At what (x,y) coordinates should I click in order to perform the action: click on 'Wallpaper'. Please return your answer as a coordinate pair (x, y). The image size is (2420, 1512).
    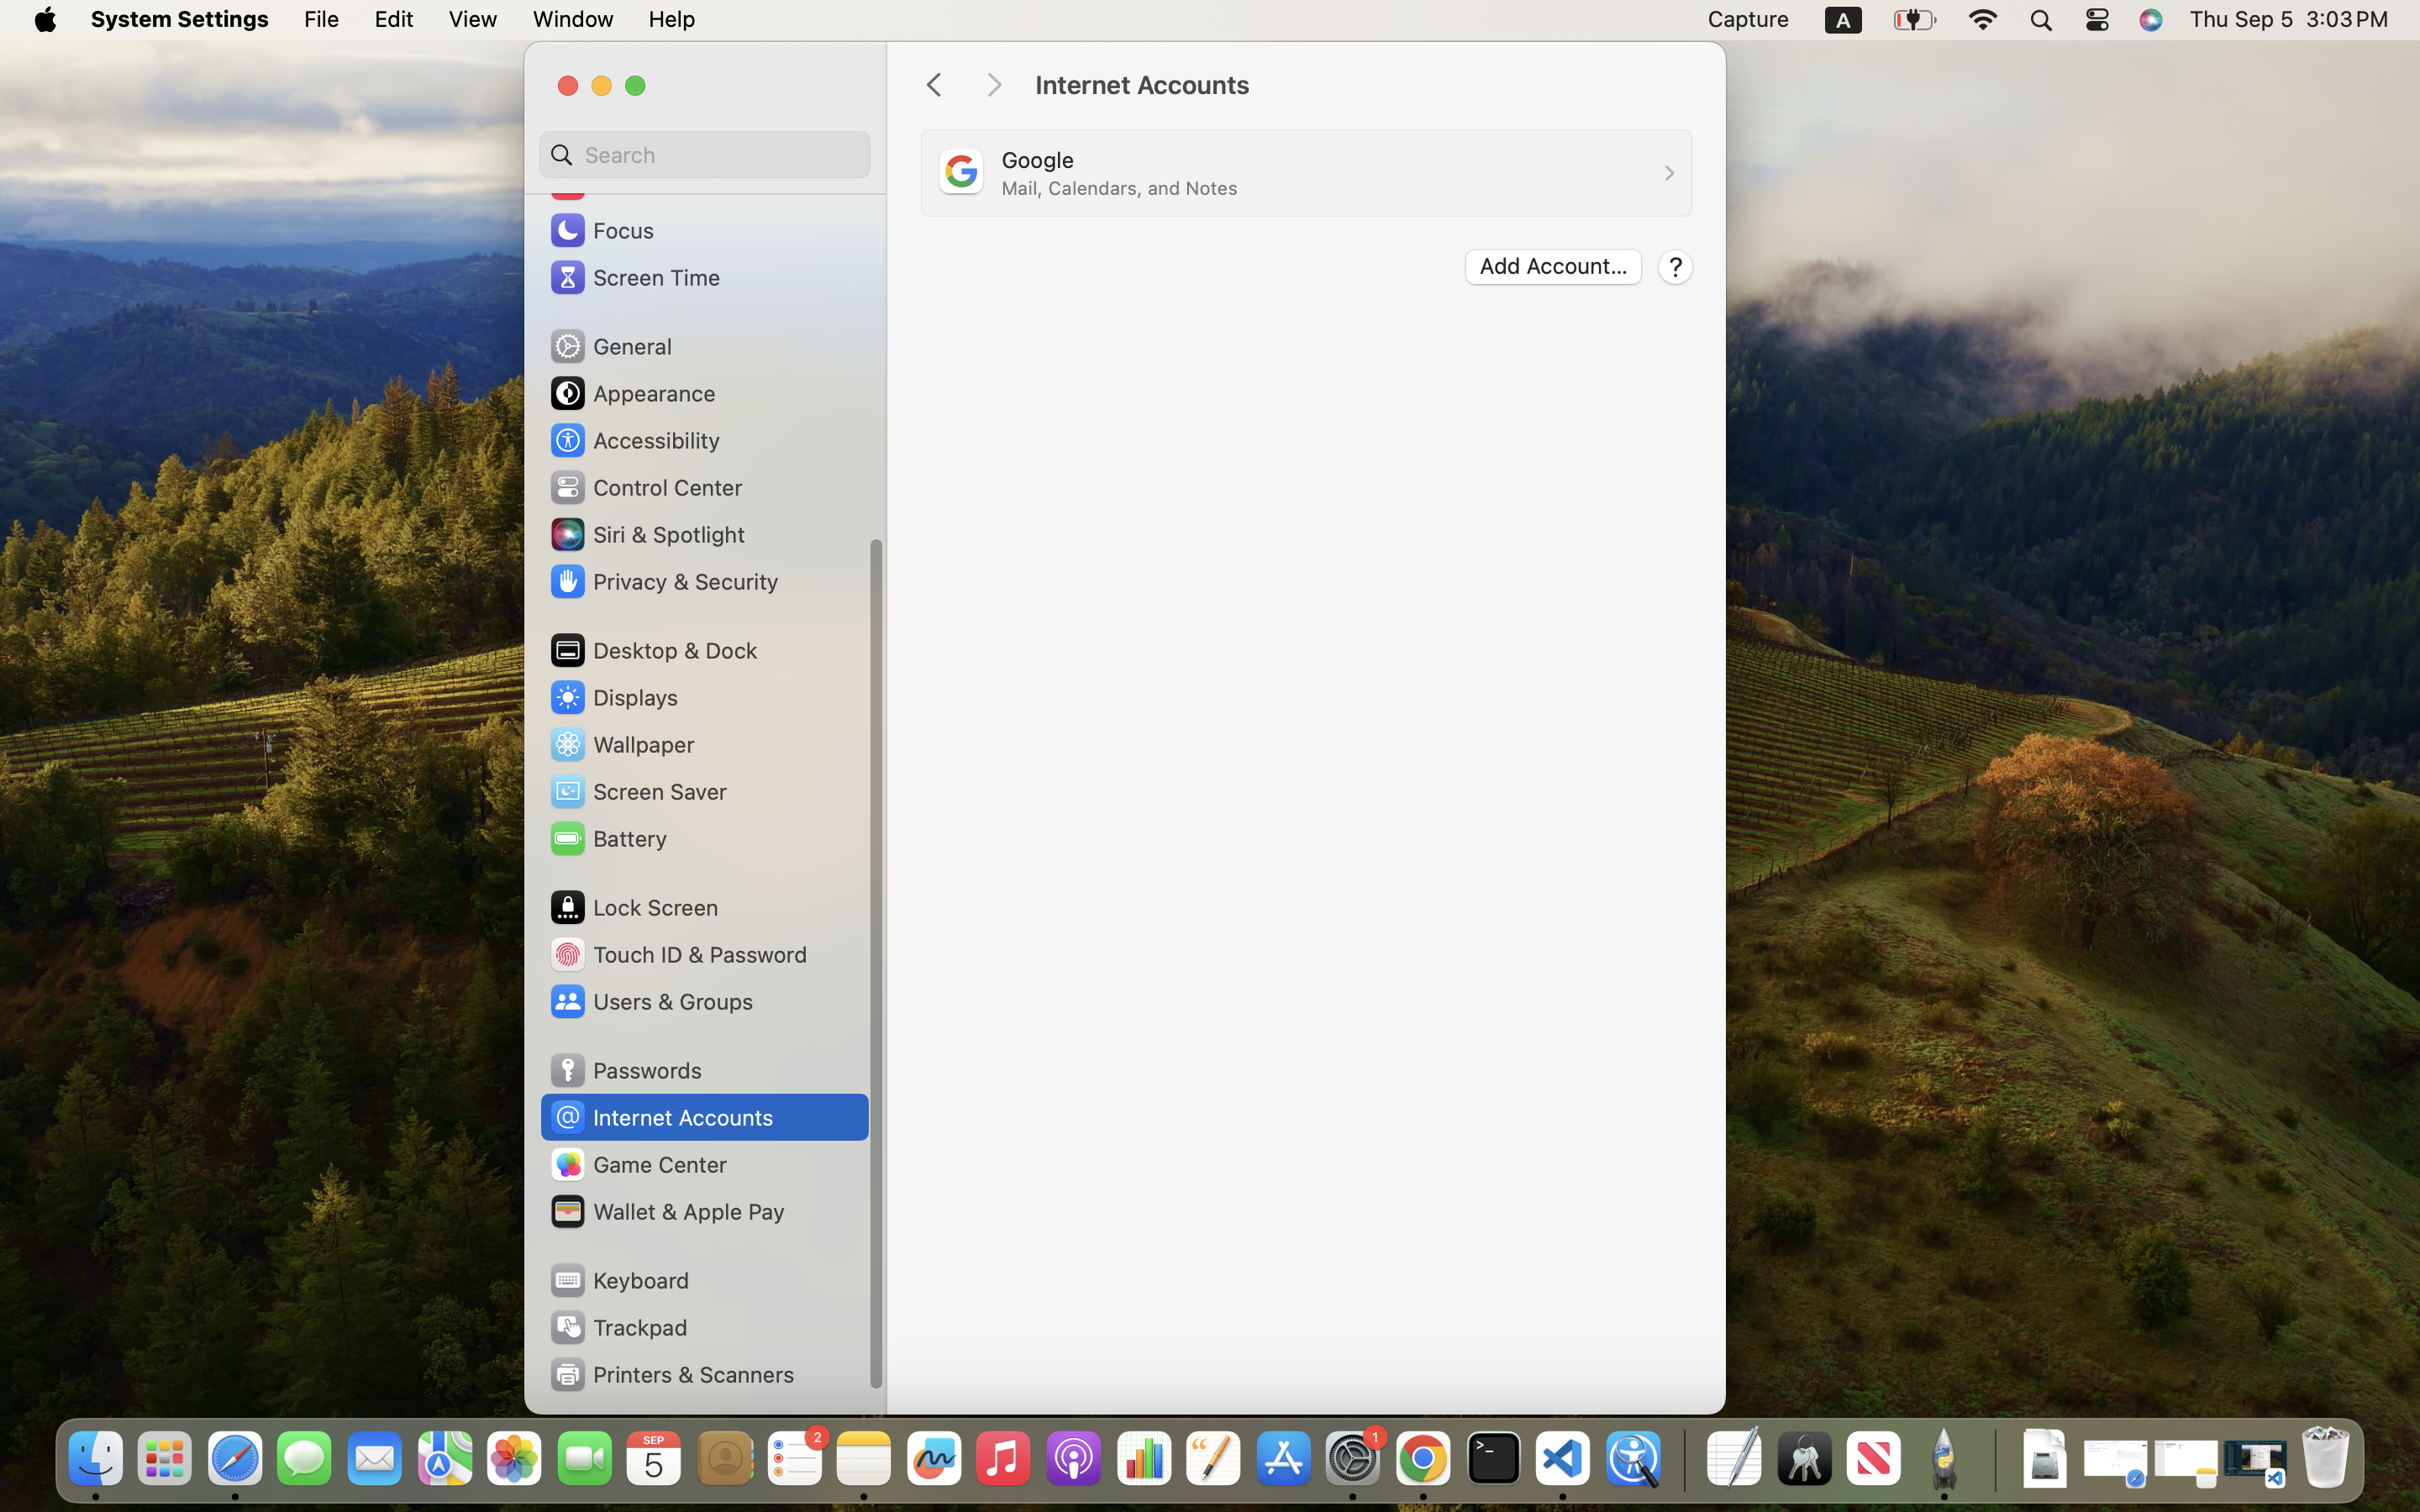
    Looking at the image, I should click on (621, 743).